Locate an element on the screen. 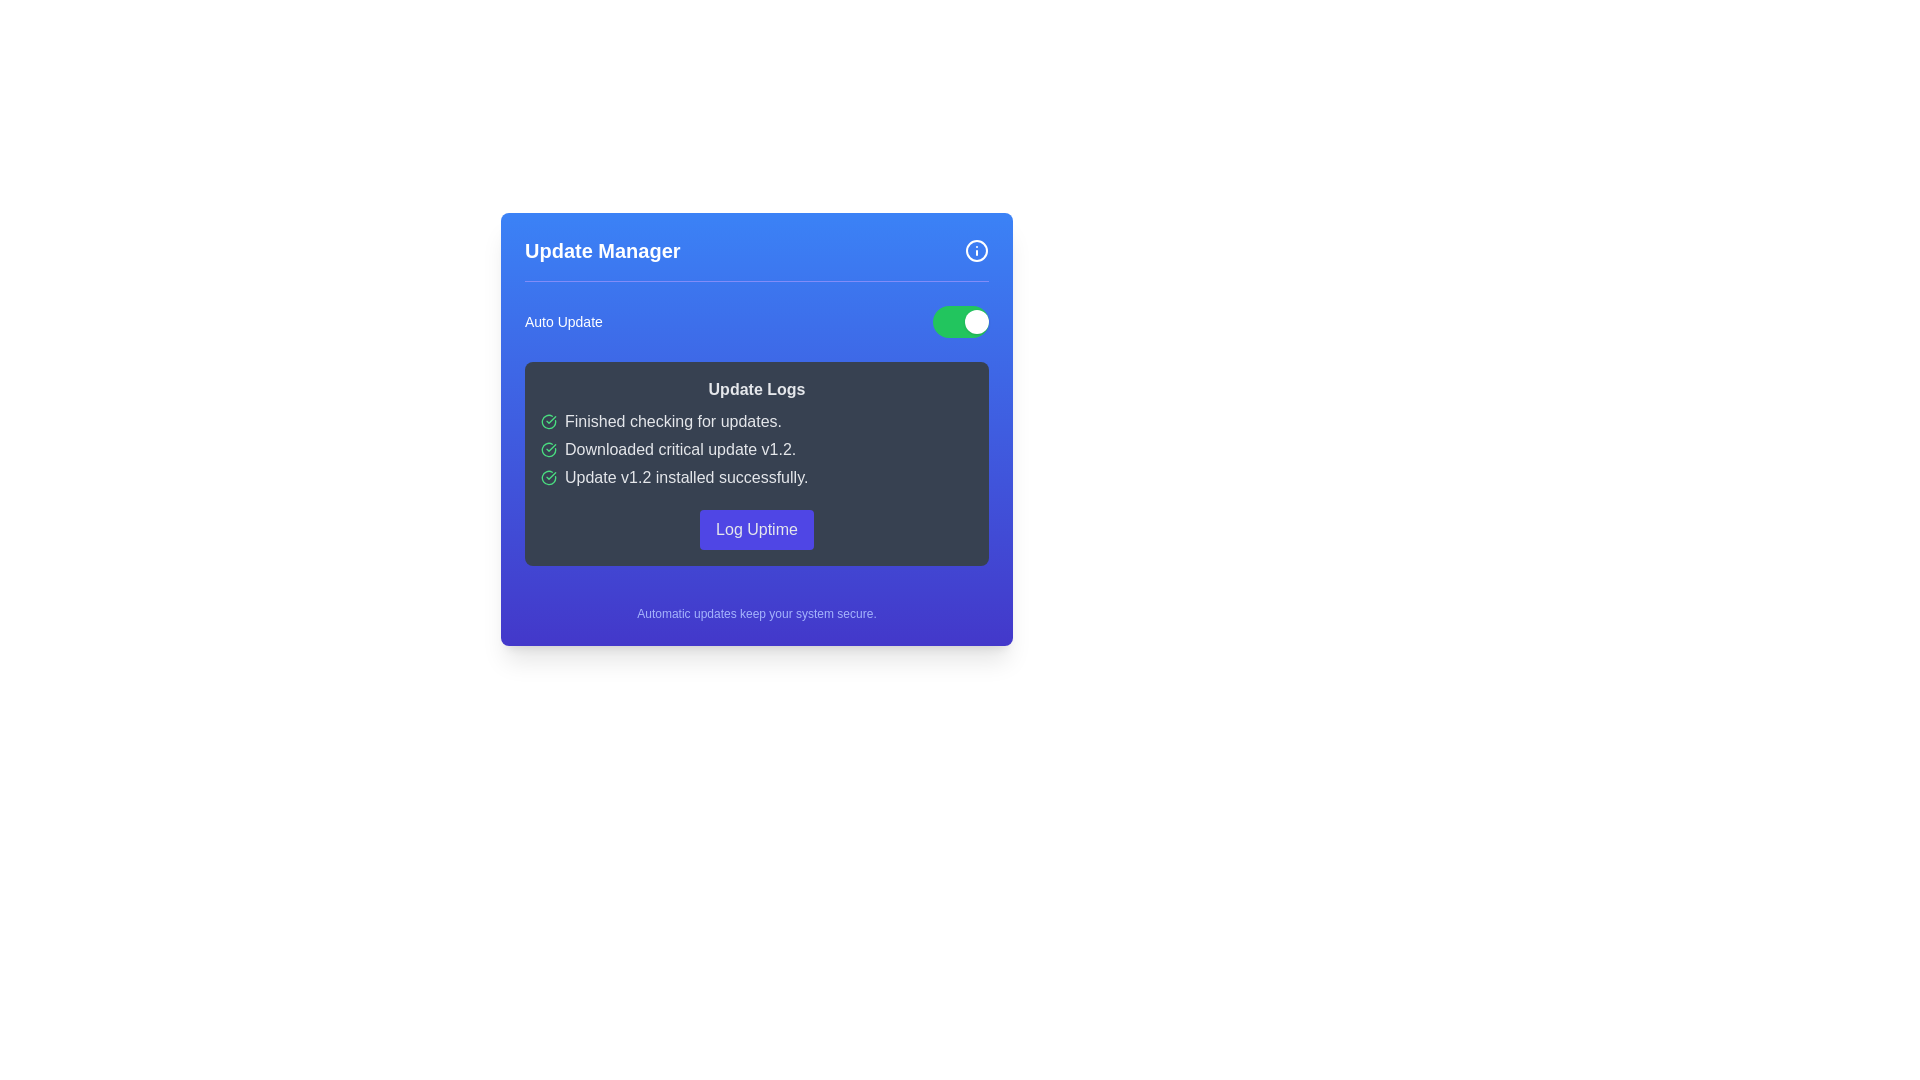 This screenshot has width=1920, height=1080. the text log display in the 'Update Logs' section, which shows entries about updates with checkmark icons is located at coordinates (756, 450).